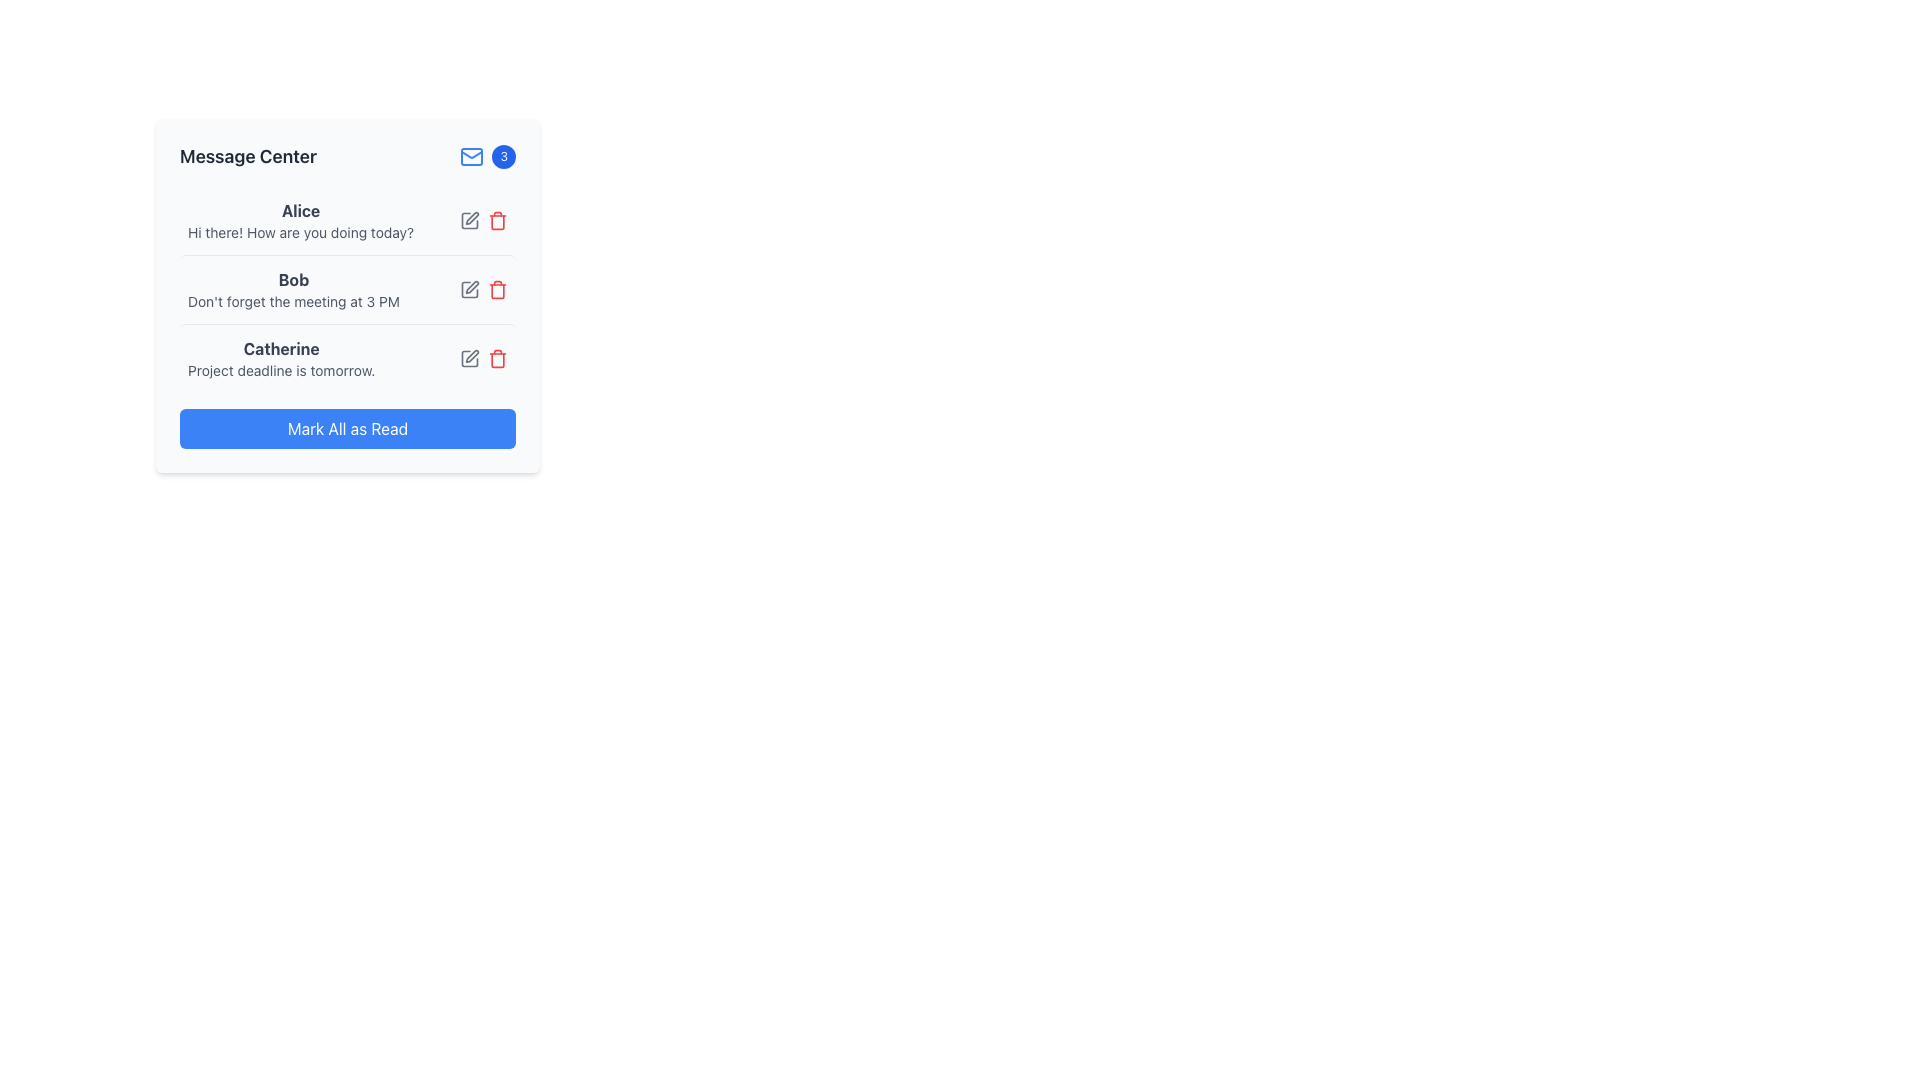 This screenshot has height=1080, width=1920. I want to click on the text label that reads 'Project deadline is tomorrow.' which is styled in a smaller font size and light gray color, located under the name 'Catherine' in the card-like layout, so click(280, 370).